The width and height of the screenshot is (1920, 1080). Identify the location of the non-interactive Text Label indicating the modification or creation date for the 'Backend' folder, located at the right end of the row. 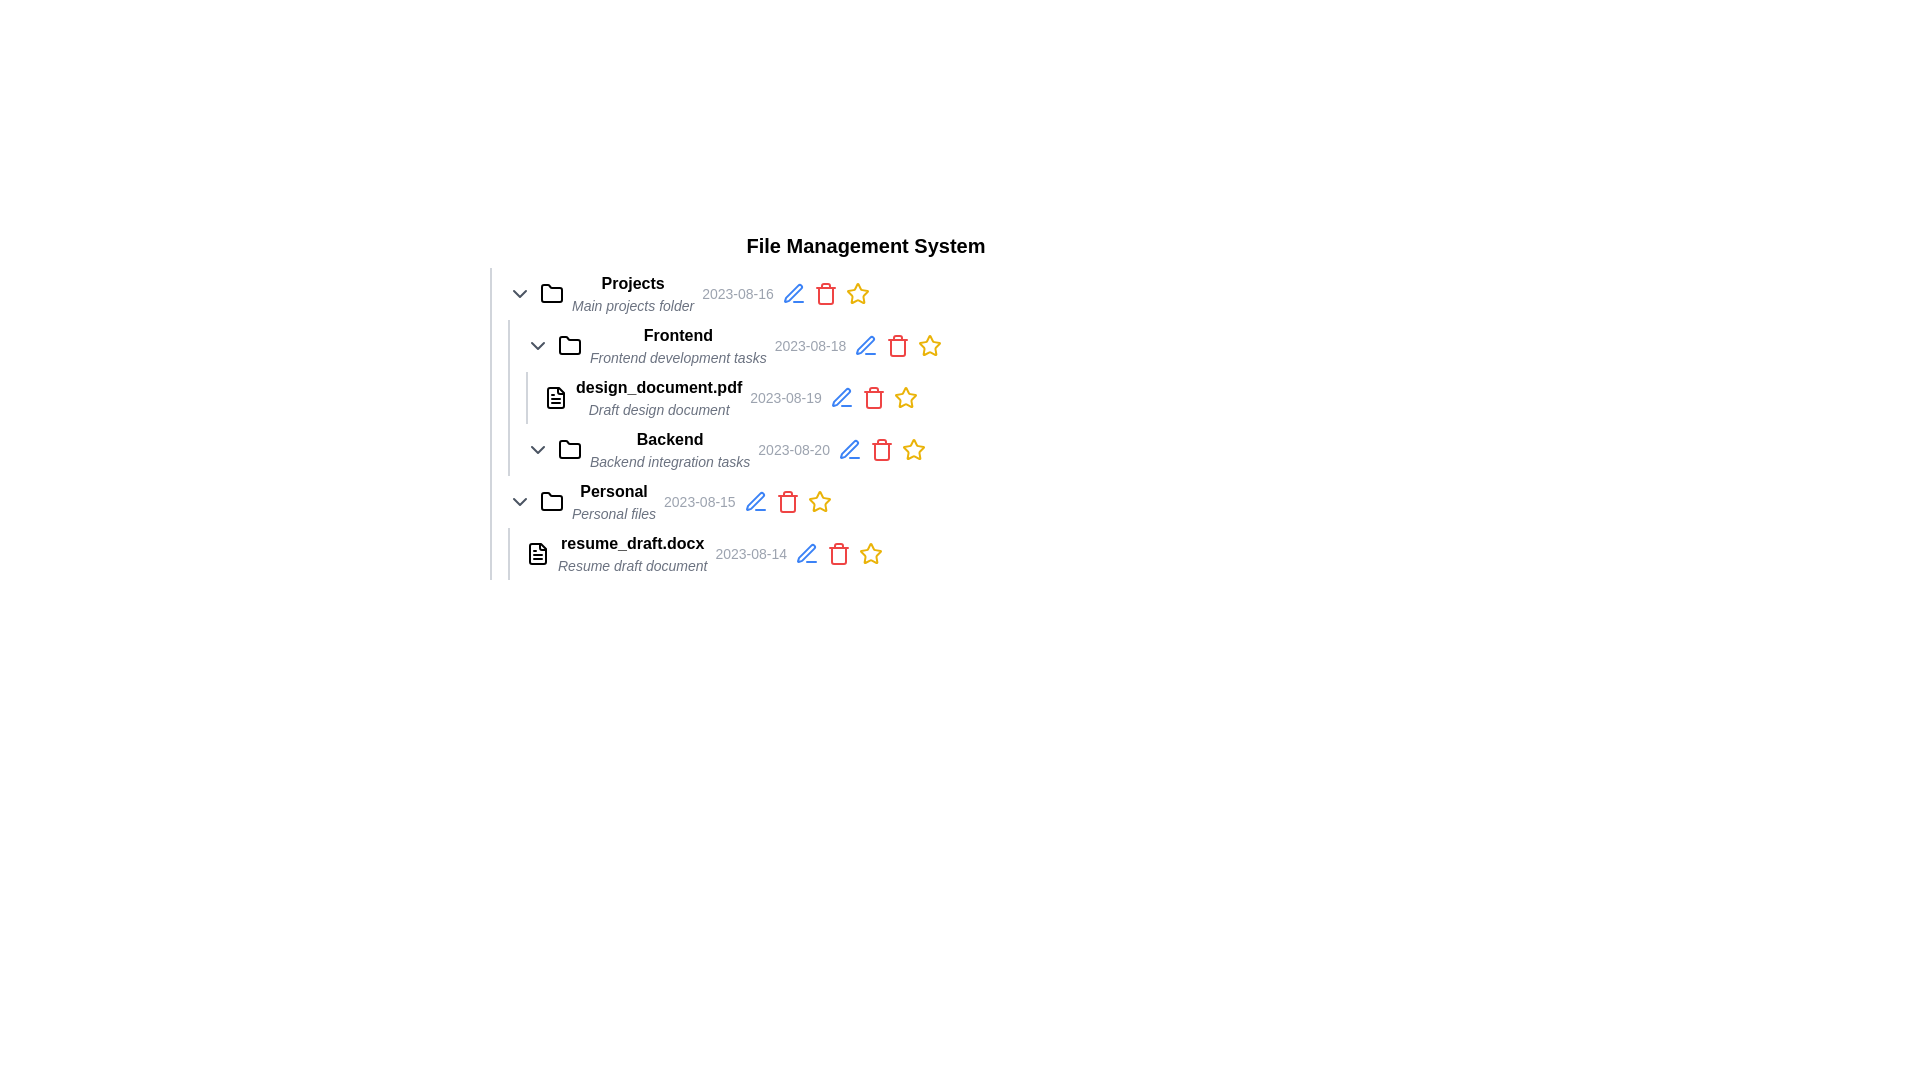
(793, 450).